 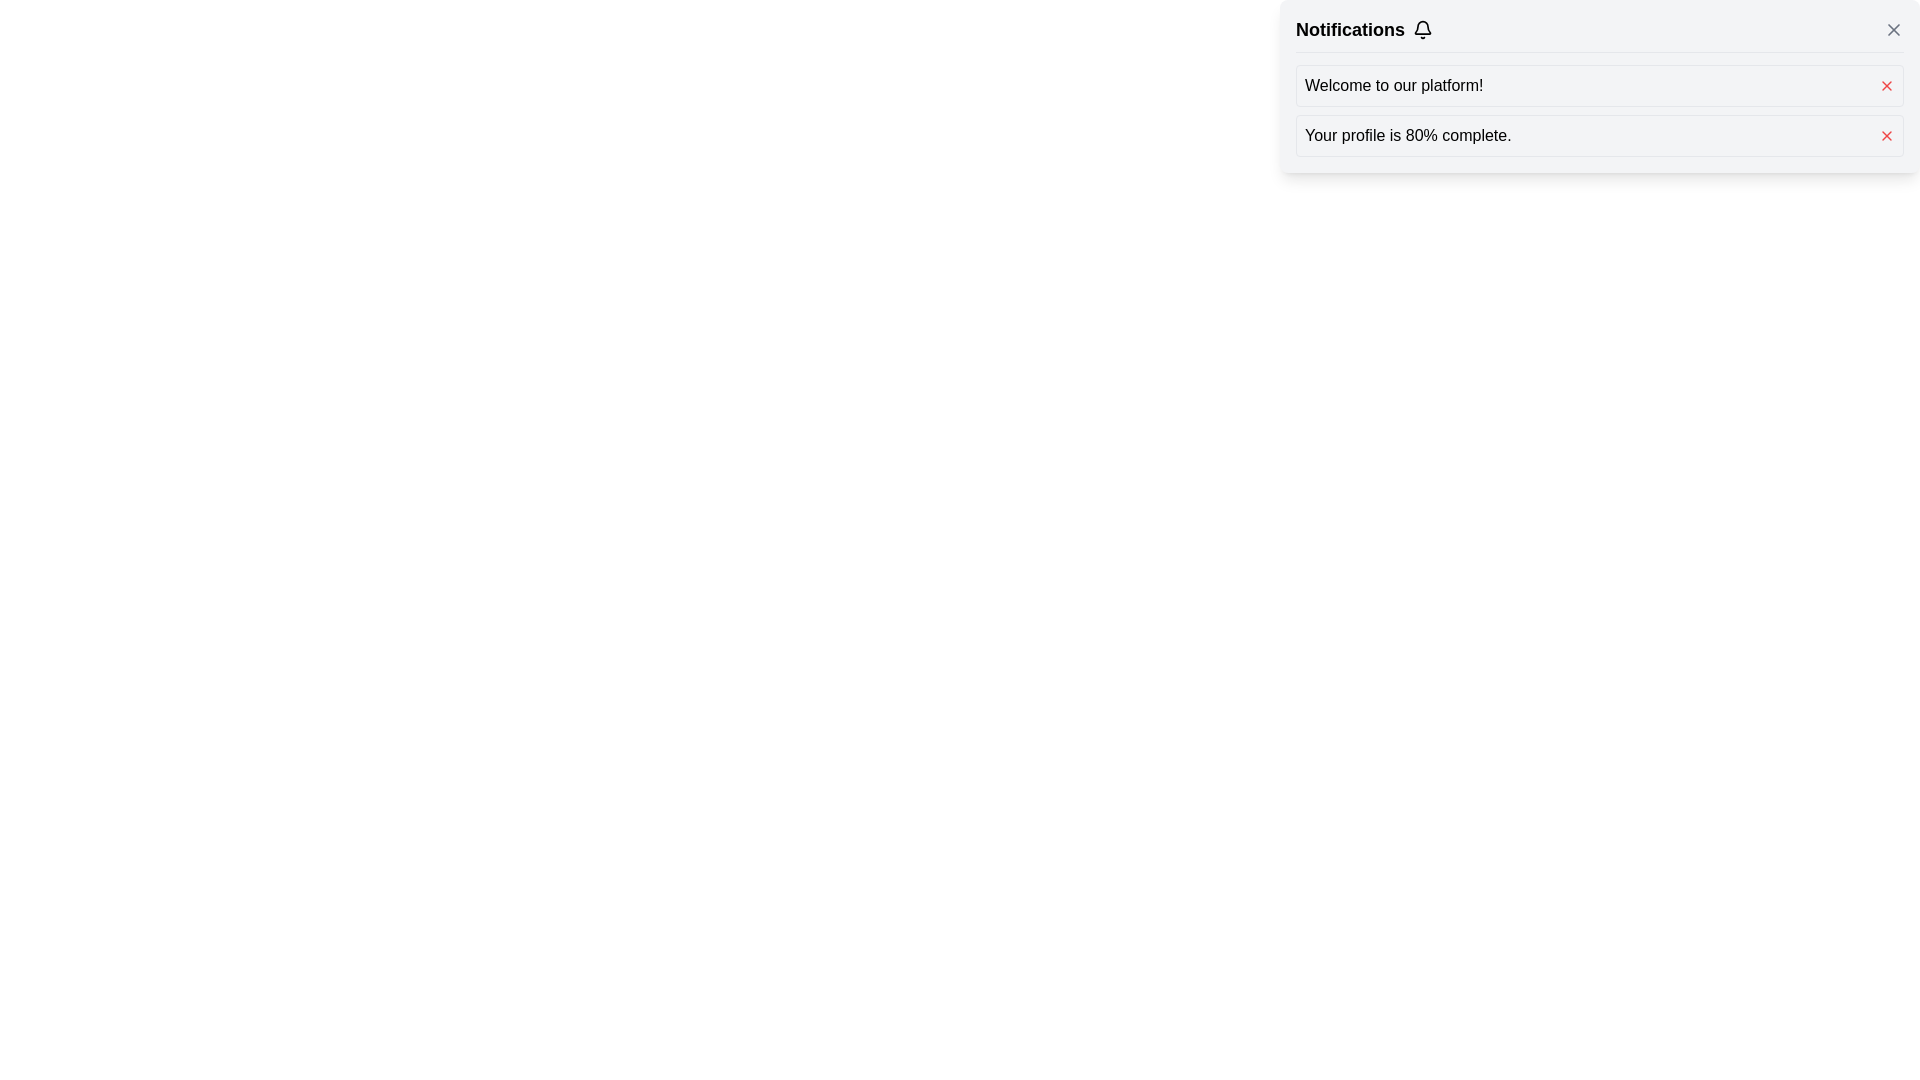 What do you see at coordinates (1422, 30) in the screenshot?
I see `the bell-shaped icon located to the right of the 'Notifications' text in the header section of the notification pane` at bounding box center [1422, 30].